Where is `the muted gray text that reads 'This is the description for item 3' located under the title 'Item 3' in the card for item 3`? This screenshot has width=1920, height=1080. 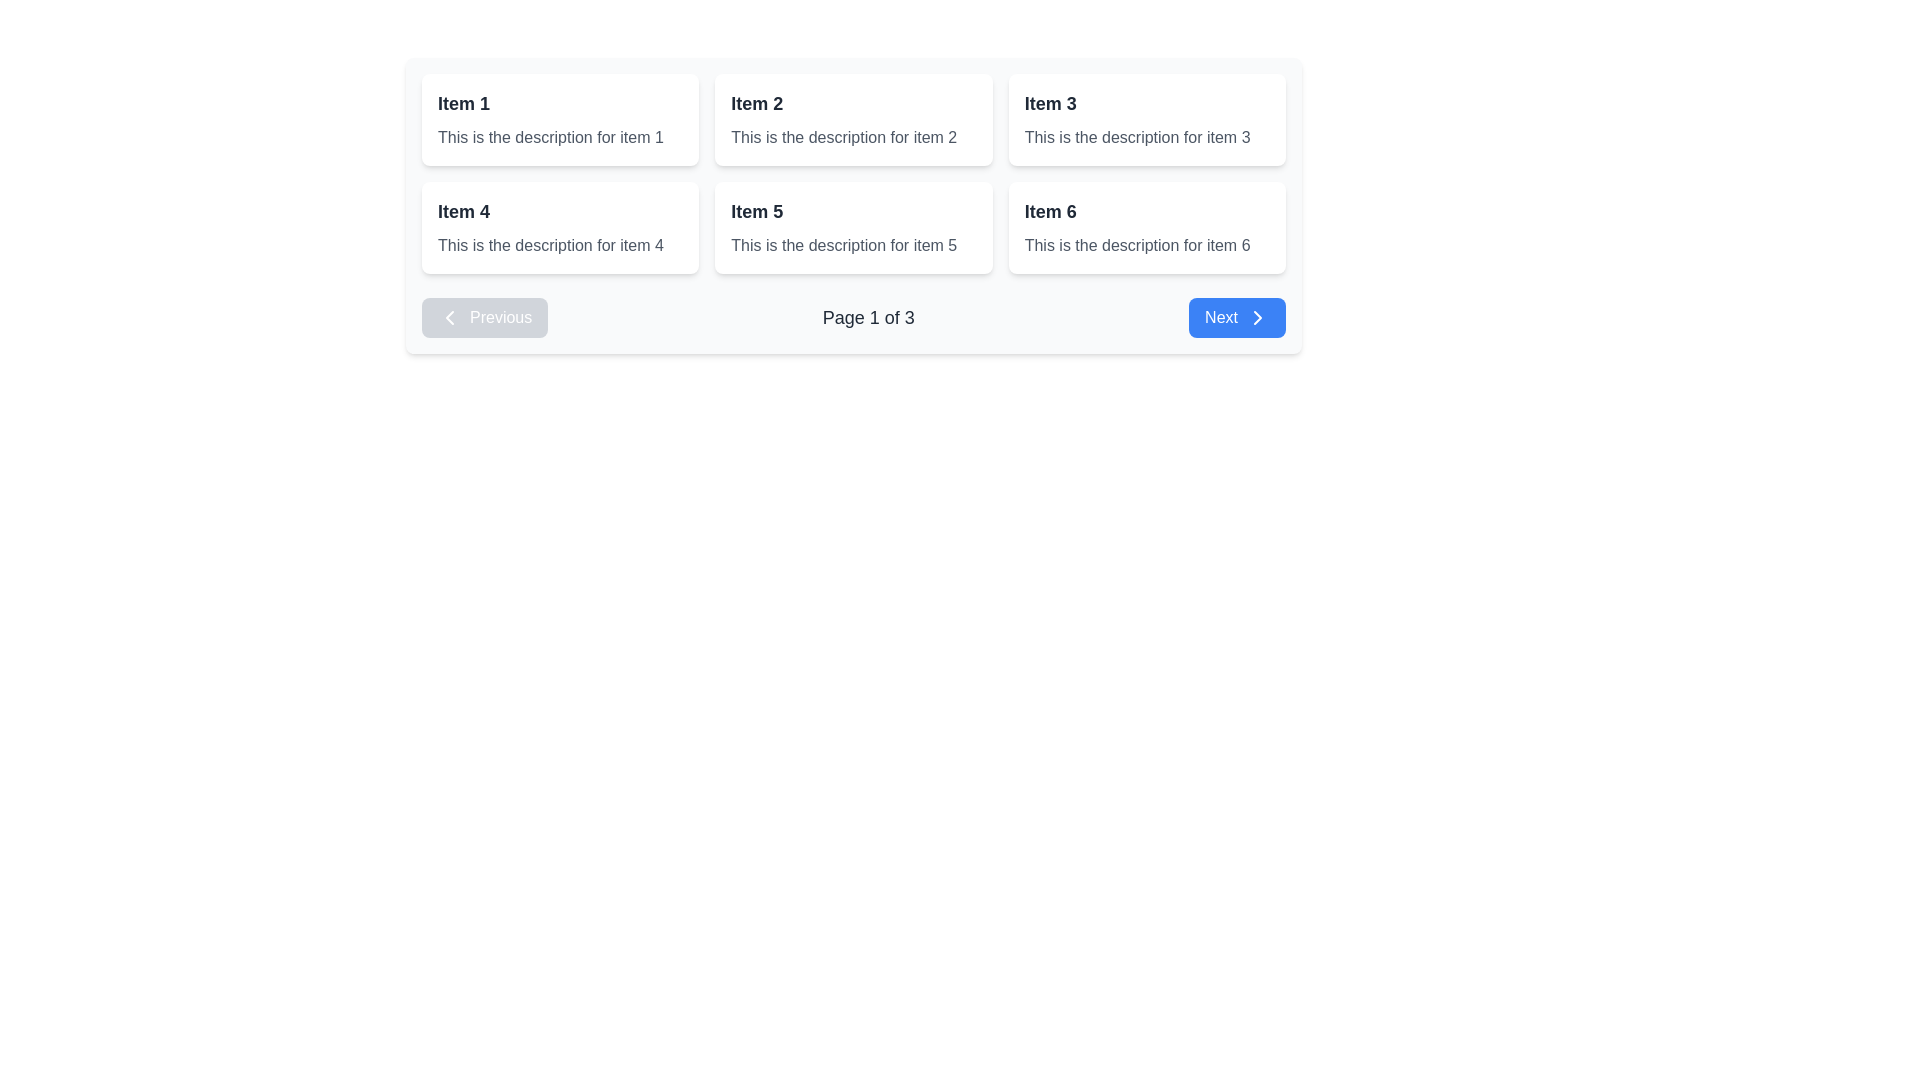
the muted gray text that reads 'This is the description for item 3' located under the title 'Item 3' in the card for item 3 is located at coordinates (1137, 137).